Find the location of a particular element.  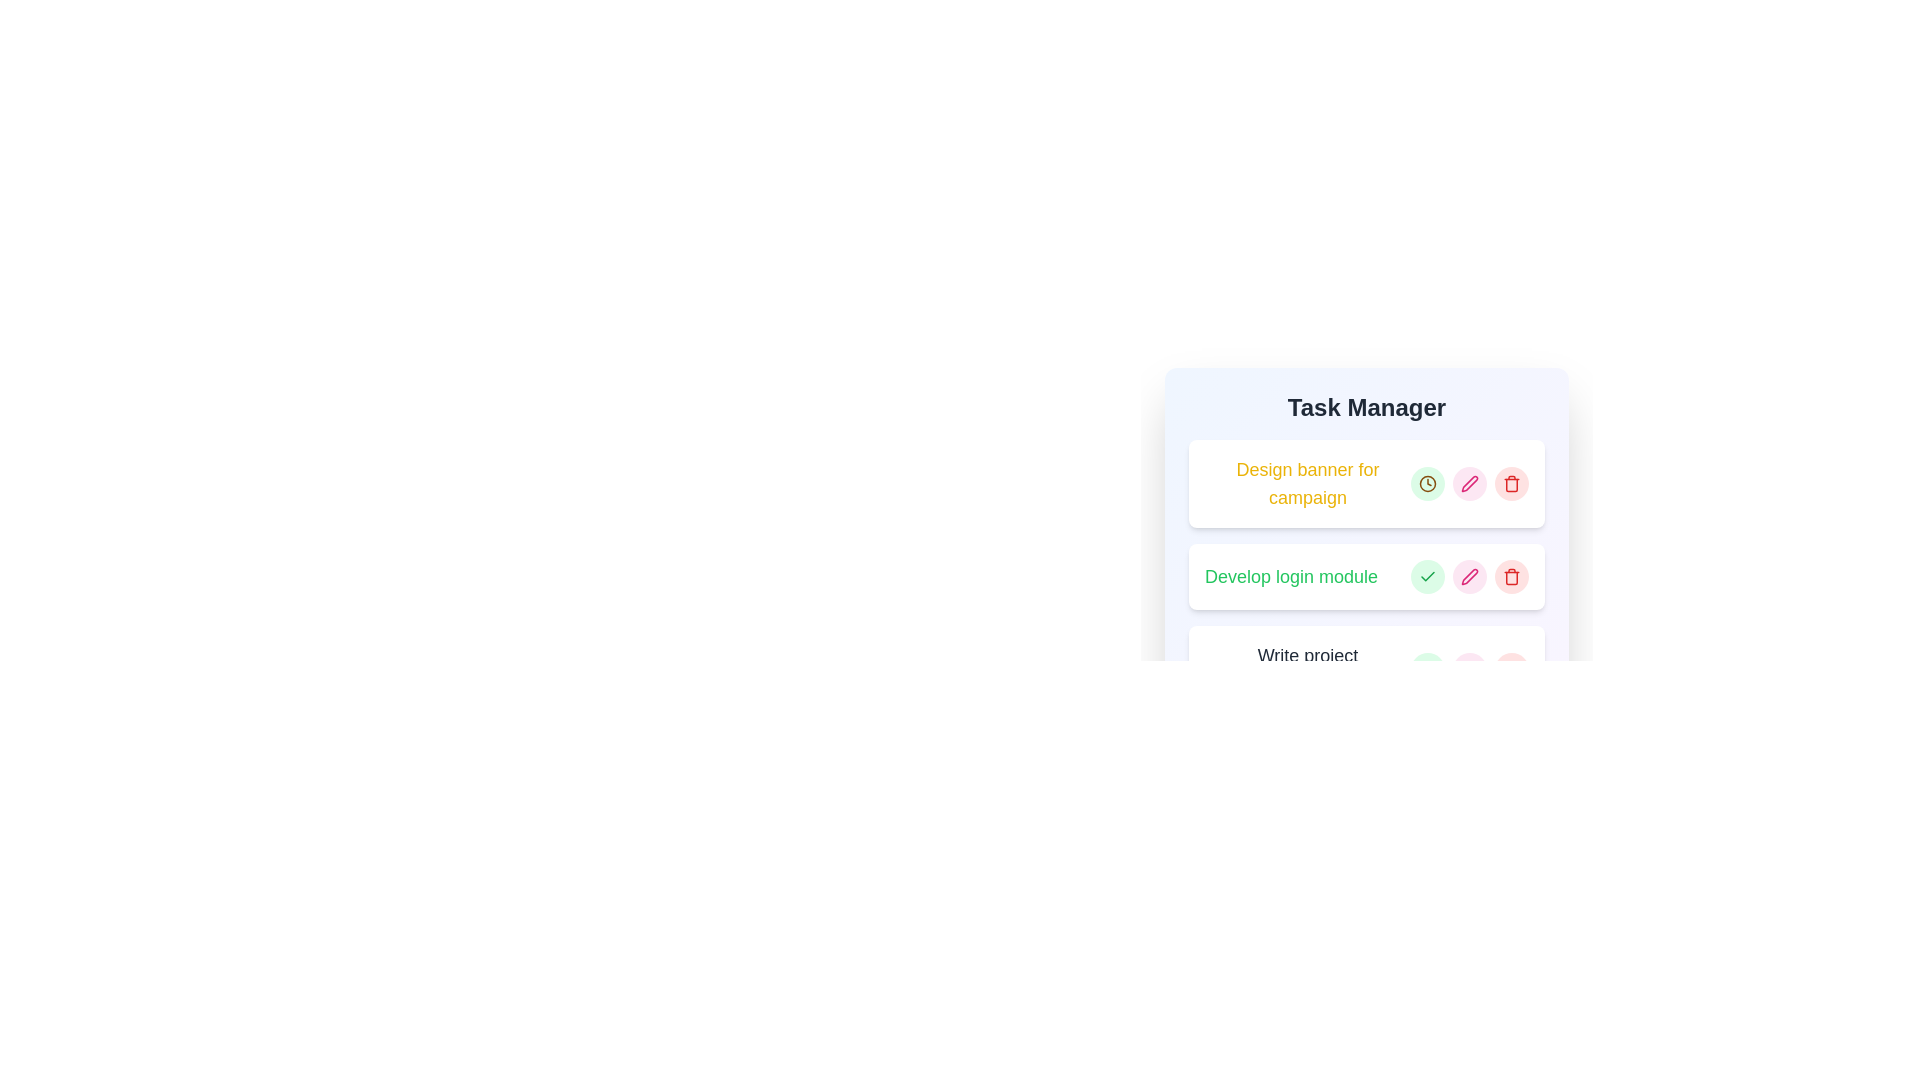

the delete icon button located on the right-hand side of the second task in the task list is located at coordinates (1512, 577).